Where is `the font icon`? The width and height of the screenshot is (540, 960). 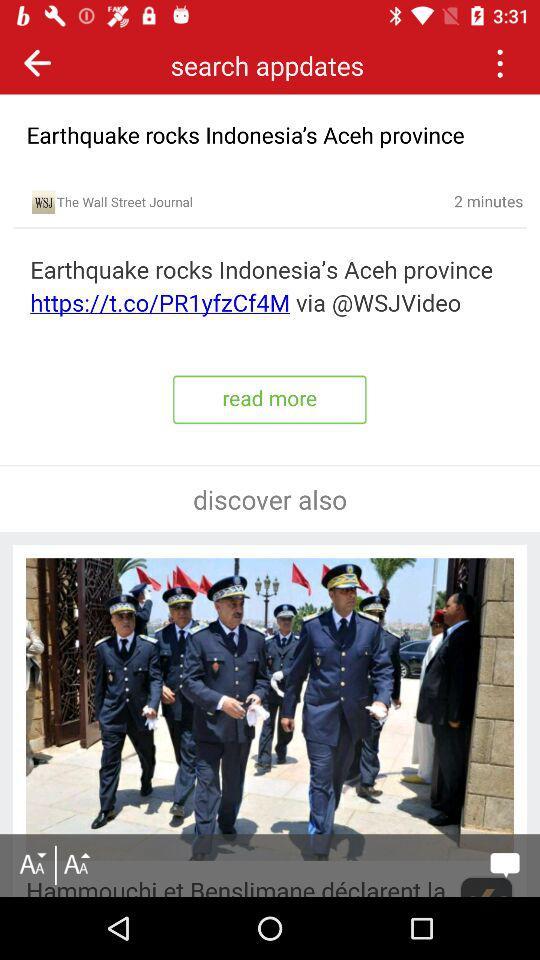 the font icon is located at coordinates (75, 864).